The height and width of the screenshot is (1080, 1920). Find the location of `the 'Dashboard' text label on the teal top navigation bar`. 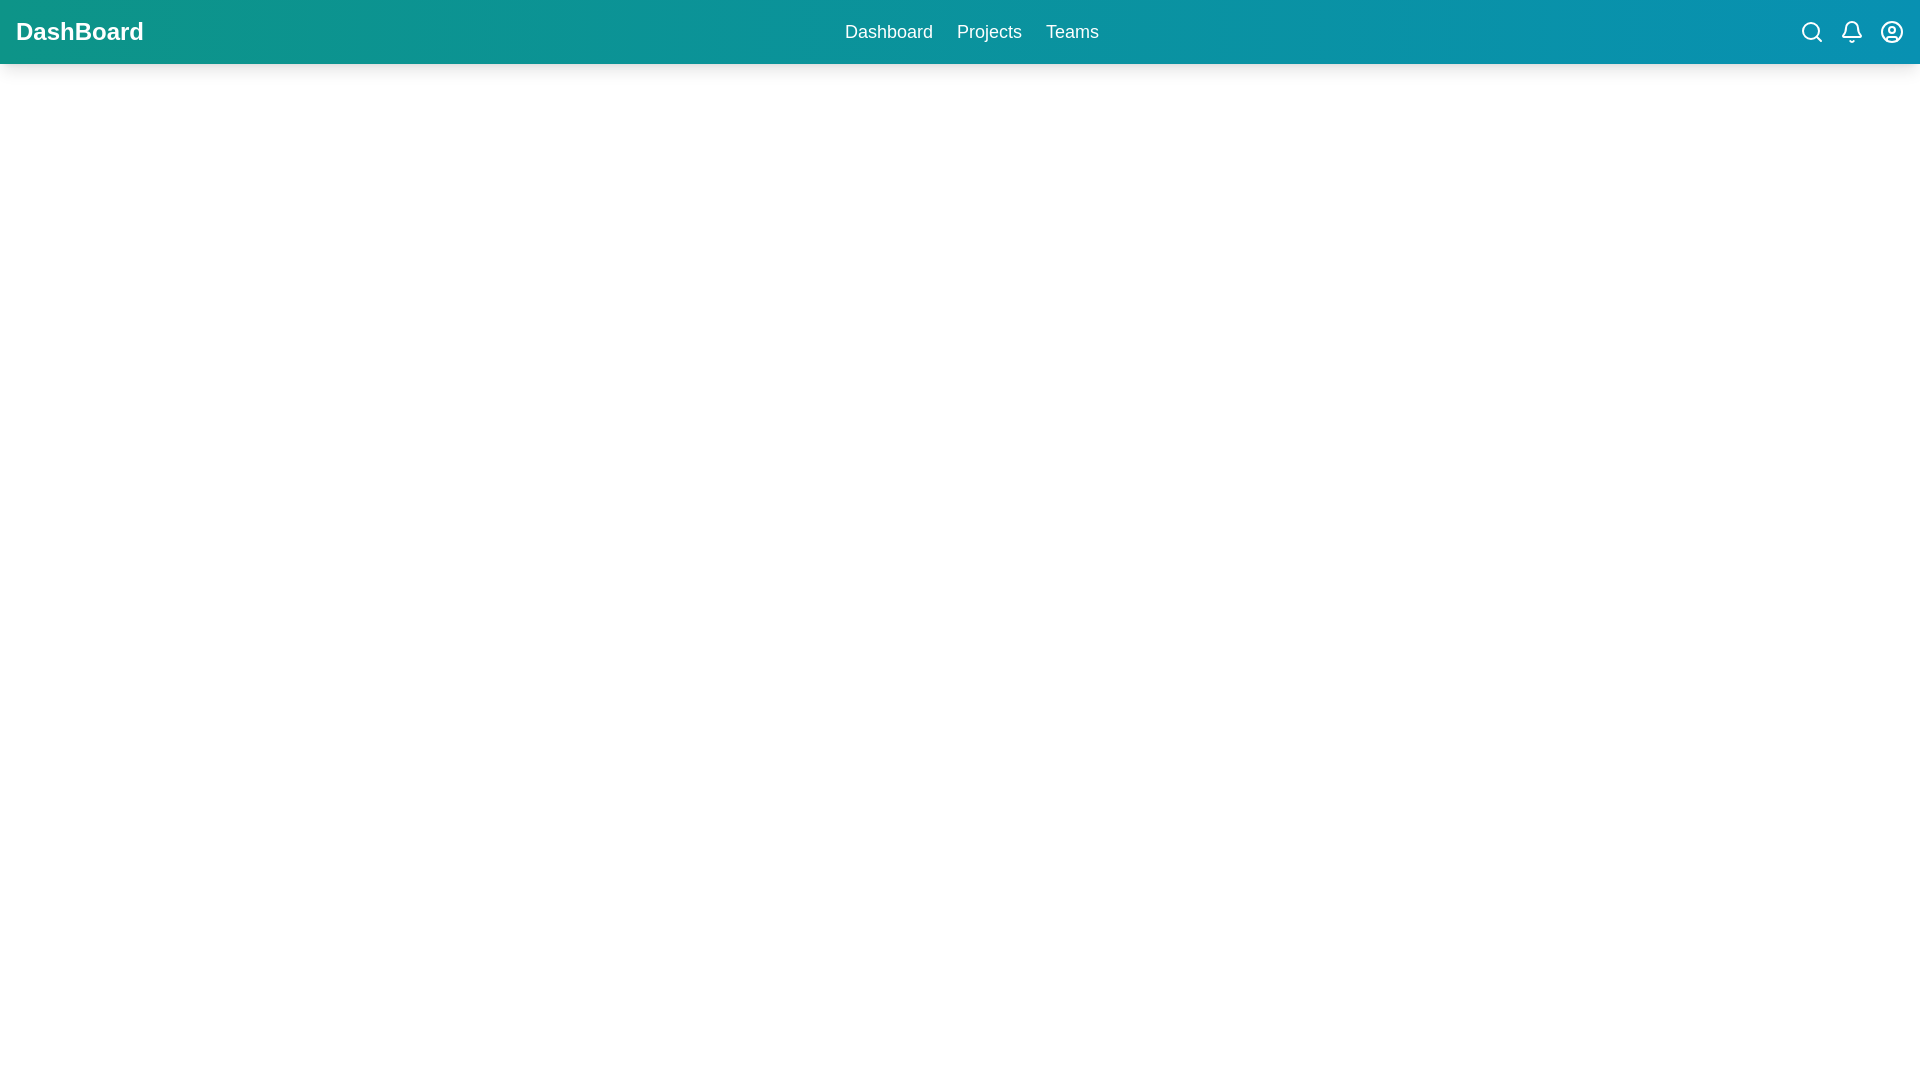

the 'Dashboard' text label on the teal top navigation bar is located at coordinates (887, 31).